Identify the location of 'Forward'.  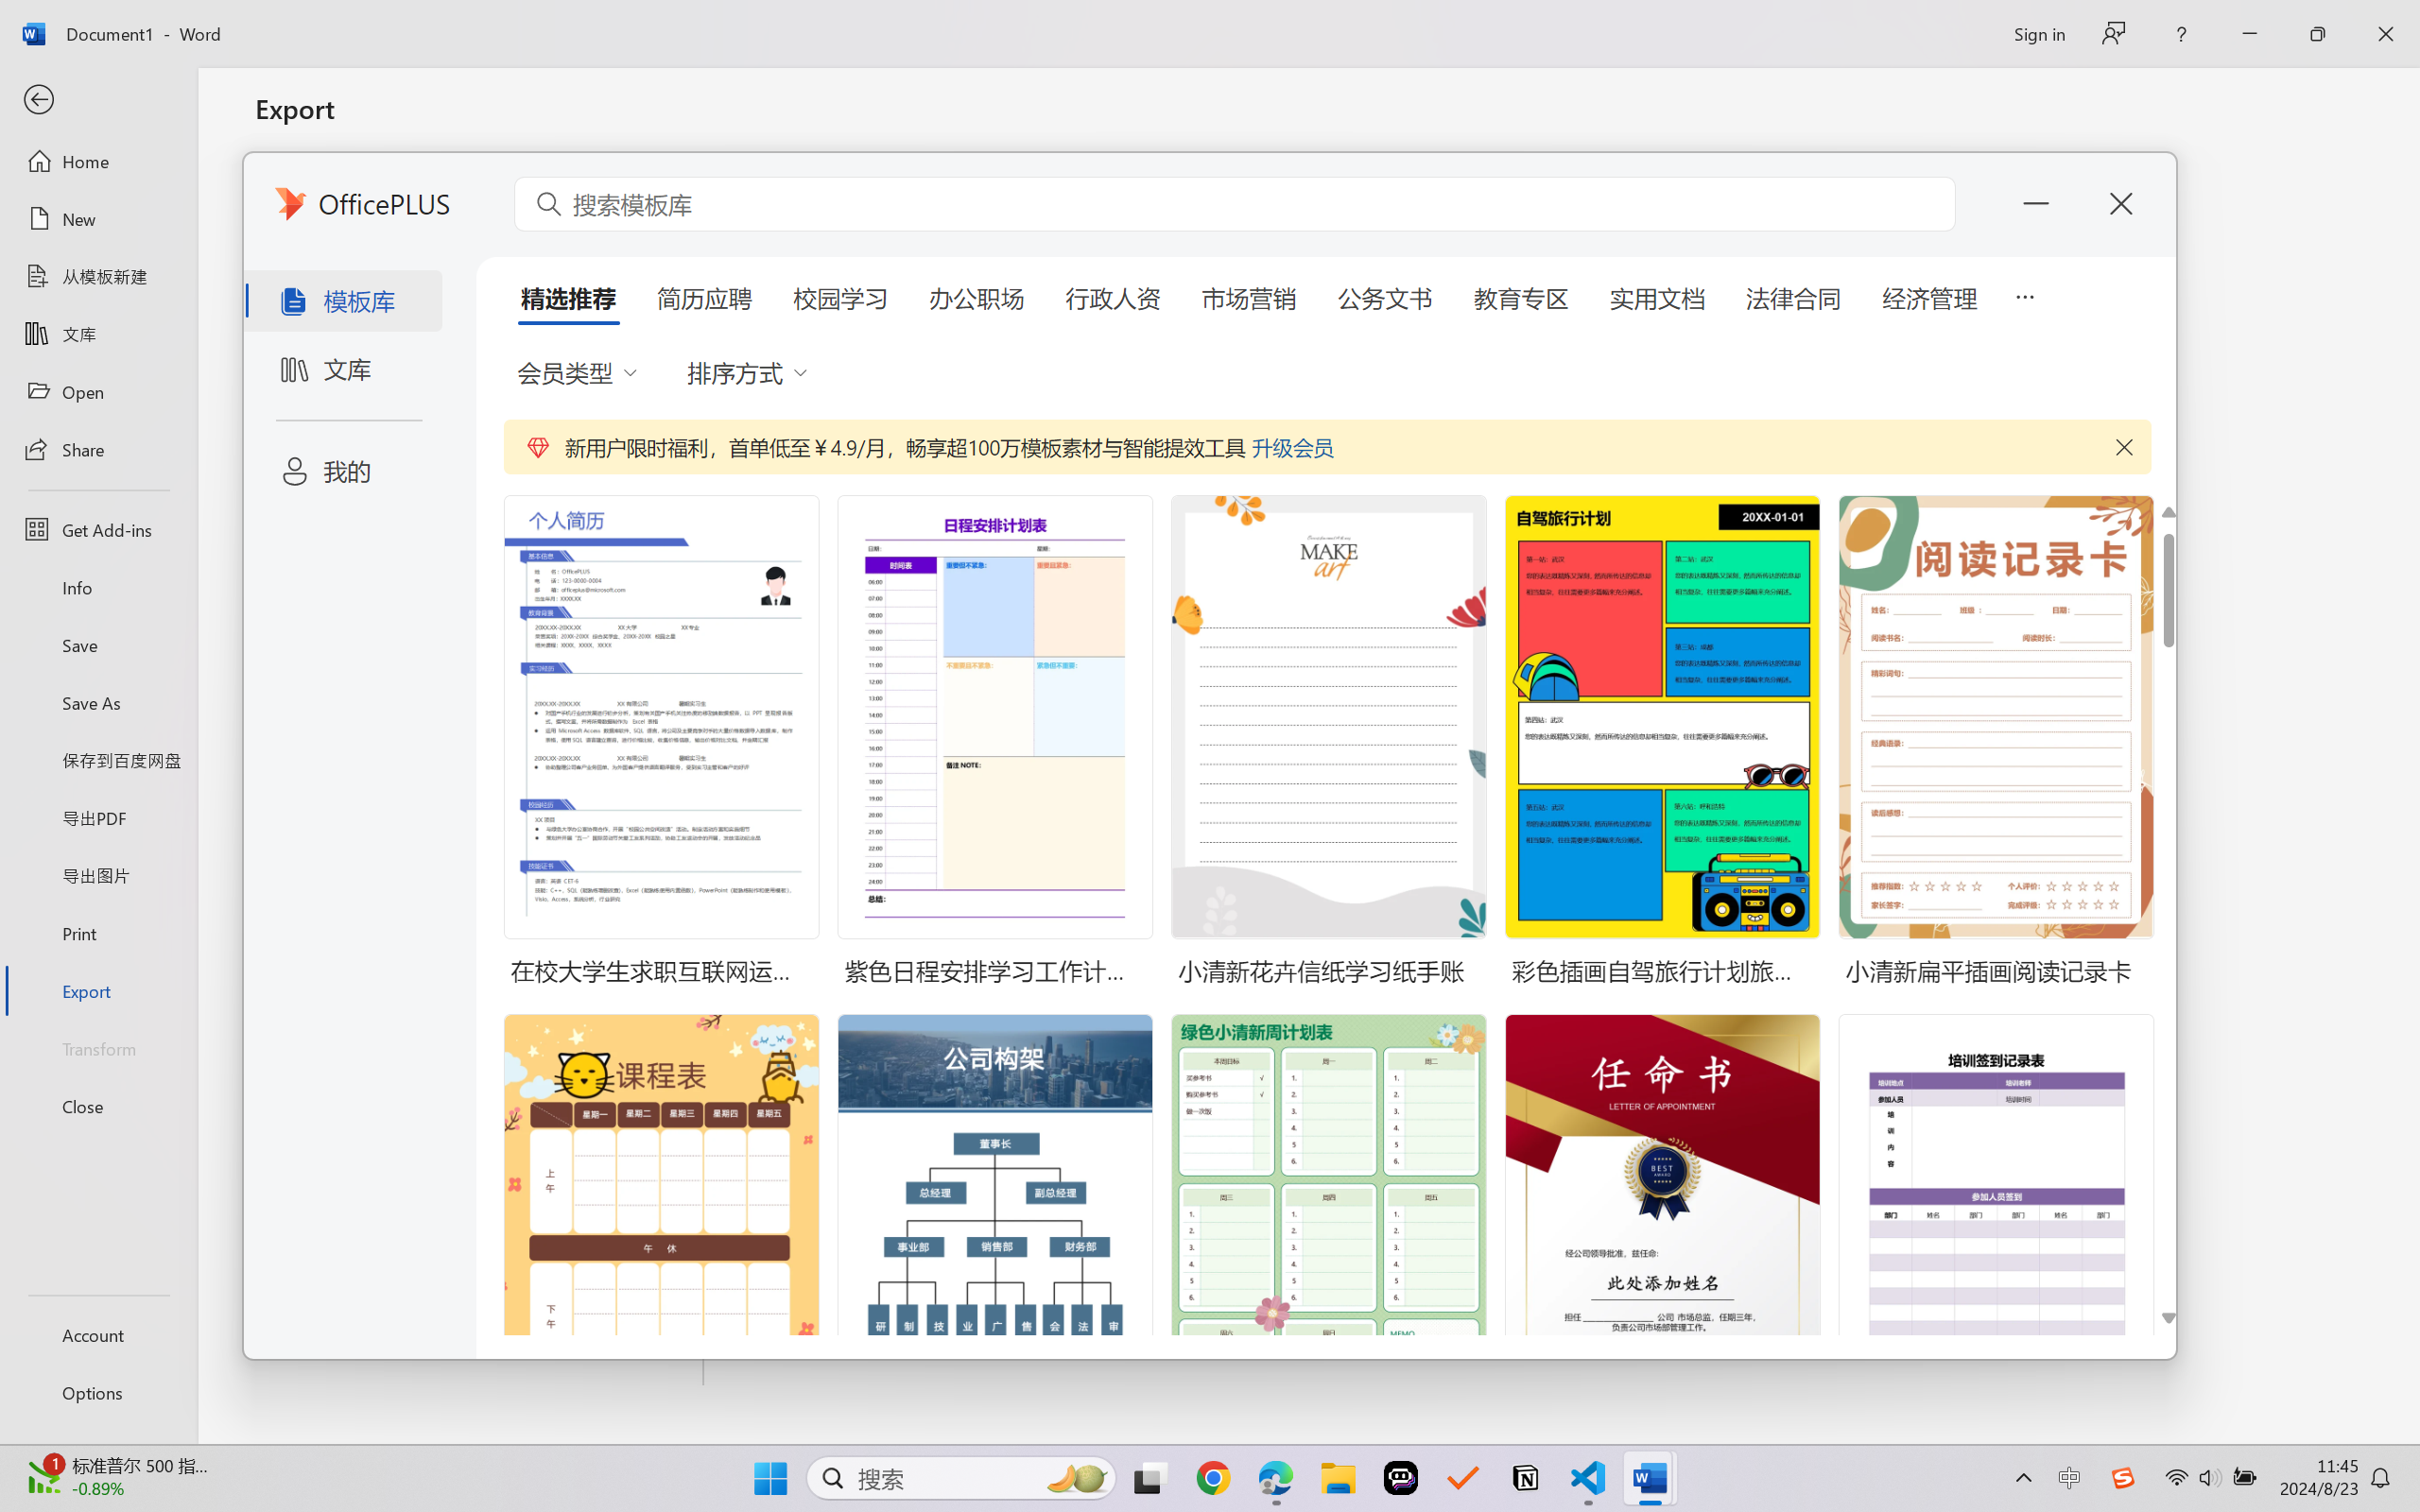
(53, 66).